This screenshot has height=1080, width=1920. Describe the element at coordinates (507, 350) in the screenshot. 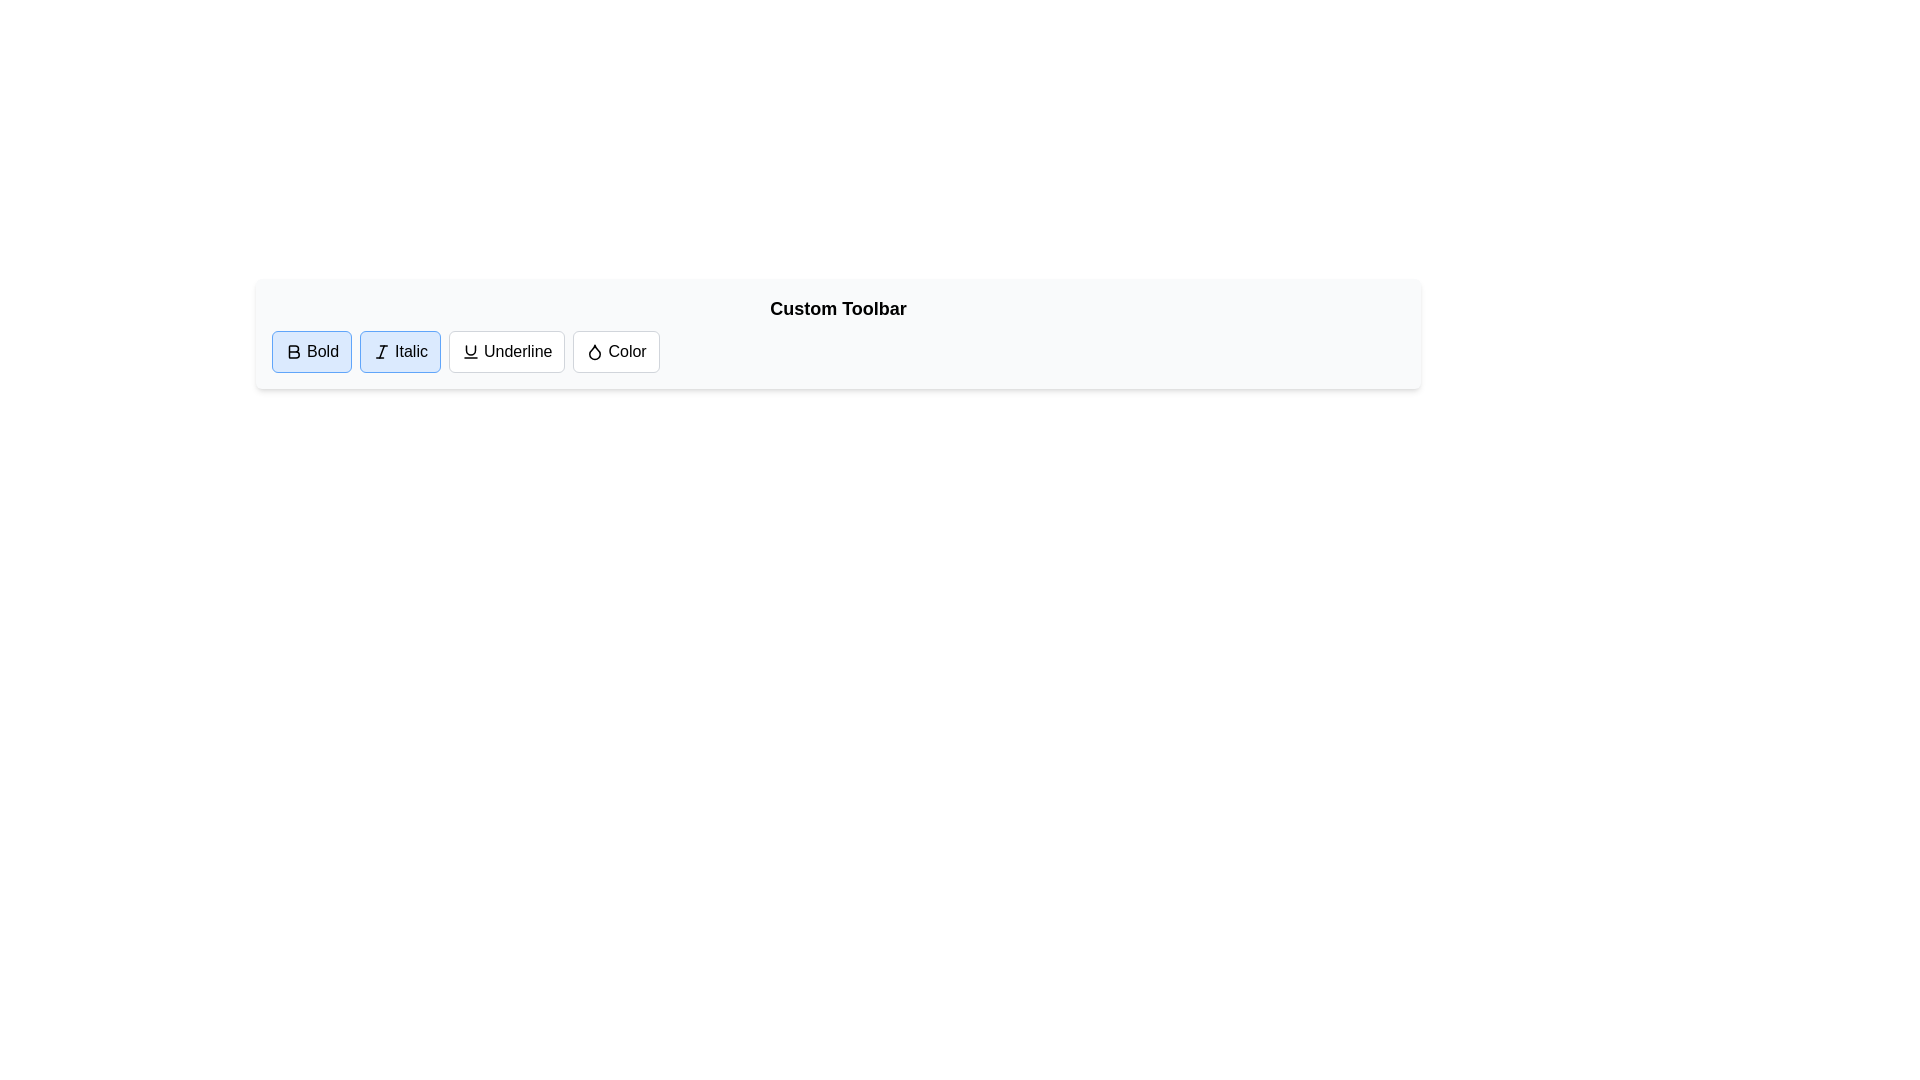

I see `the 'Underline' button, which is a rectangular button with rounded corners, white background, light gray border, and contains an icon depicting an underlined 'U' and the text label 'Underline'` at that location.